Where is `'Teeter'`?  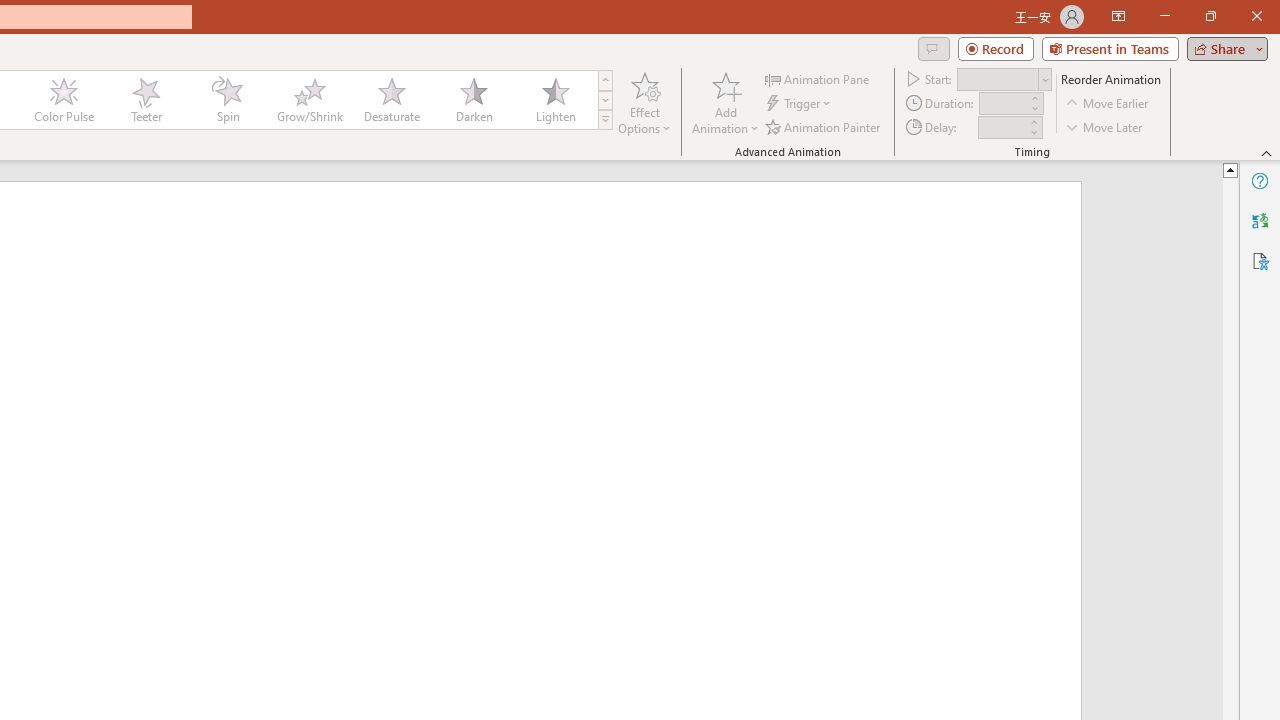
'Teeter' is located at coordinates (144, 100).